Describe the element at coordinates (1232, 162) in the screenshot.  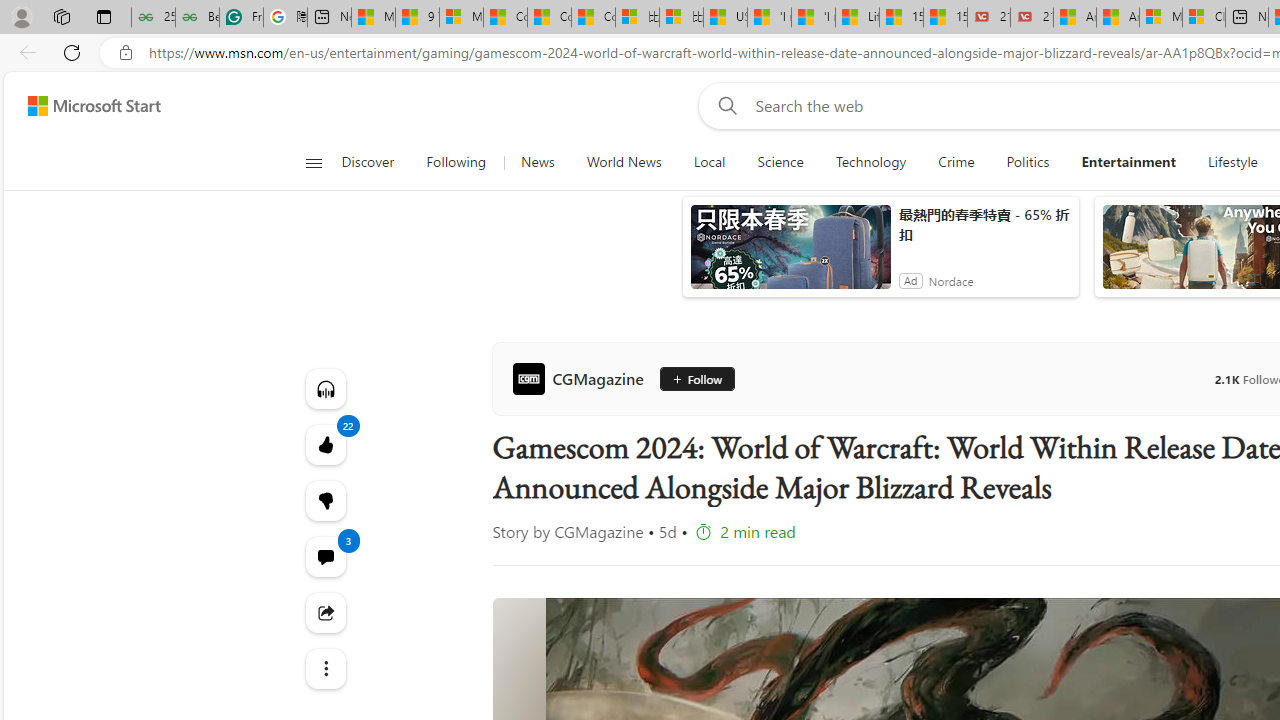
I see `'Lifestyle'` at that location.